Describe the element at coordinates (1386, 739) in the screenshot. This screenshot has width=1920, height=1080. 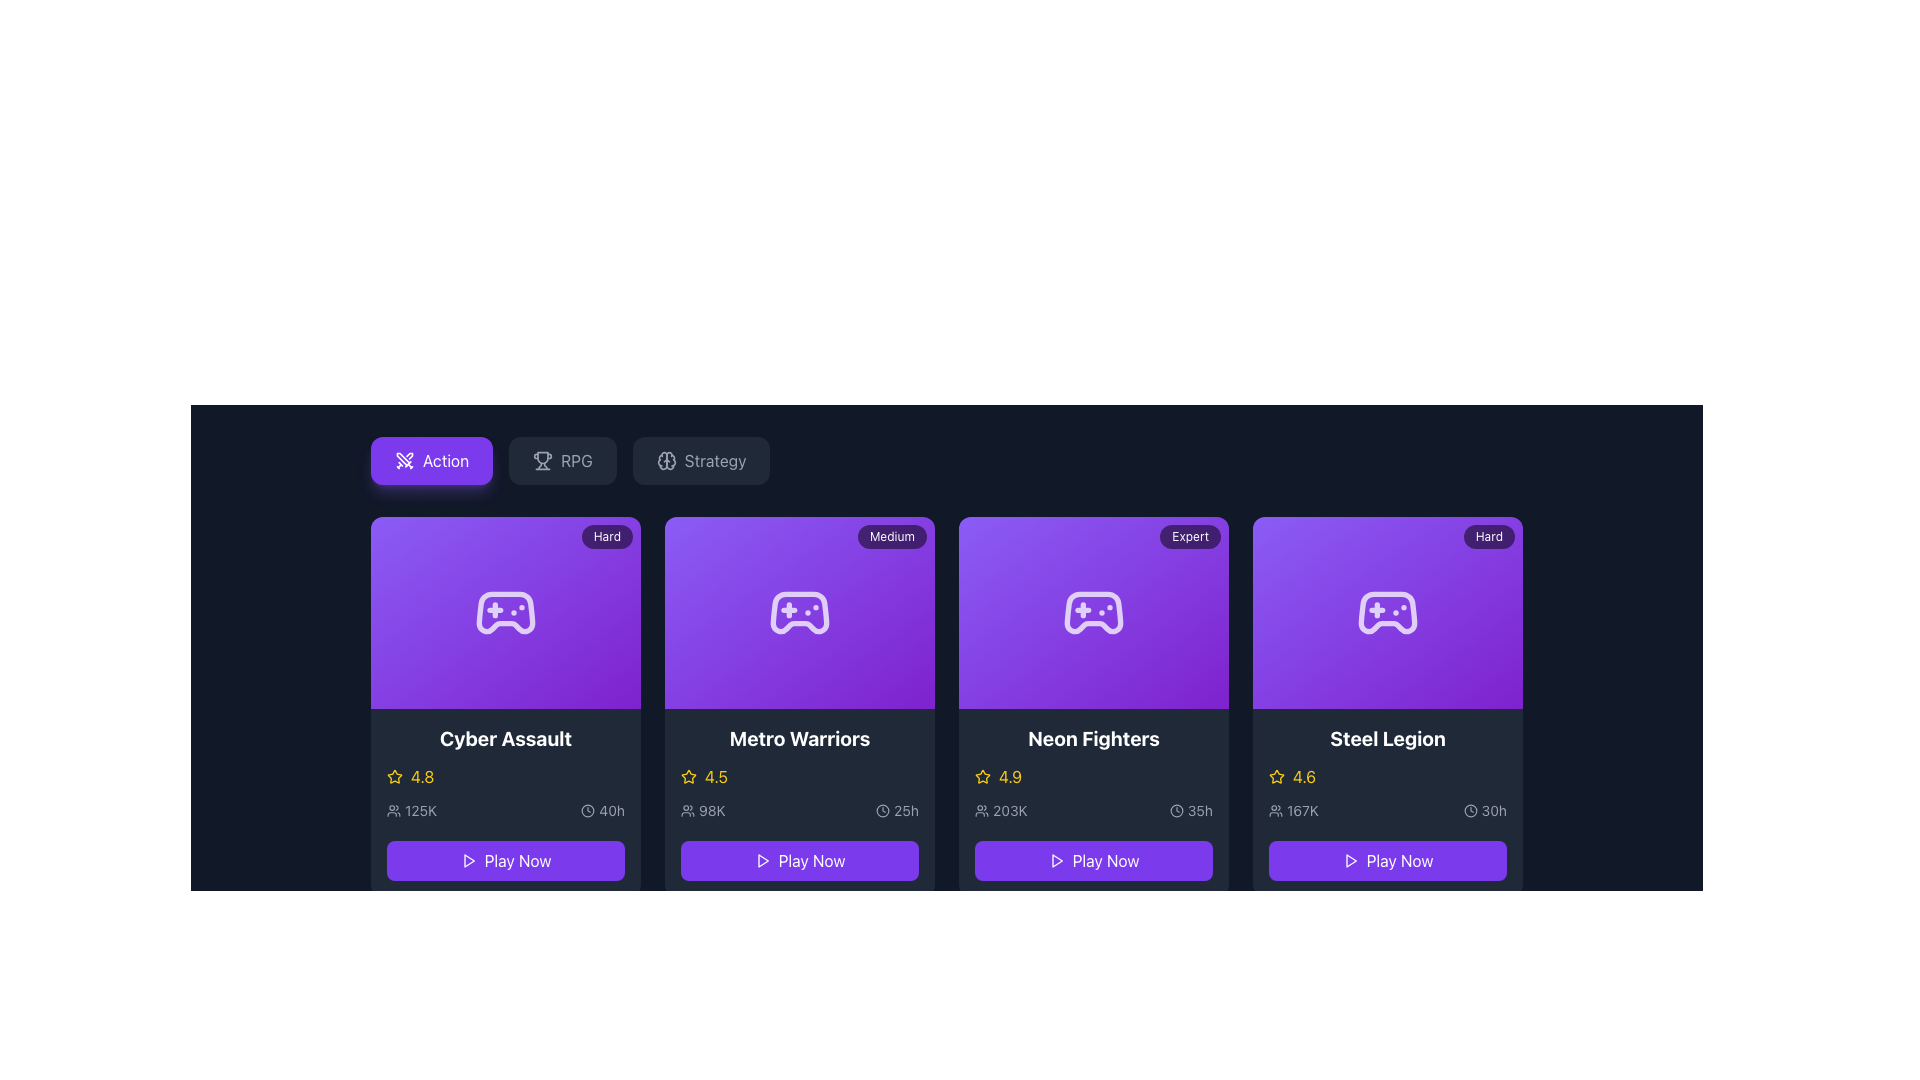
I see `the text element displaying the title 'Steel Legion', which is styled in white, bold, and larger font, located within a dark card-like background` at that location.